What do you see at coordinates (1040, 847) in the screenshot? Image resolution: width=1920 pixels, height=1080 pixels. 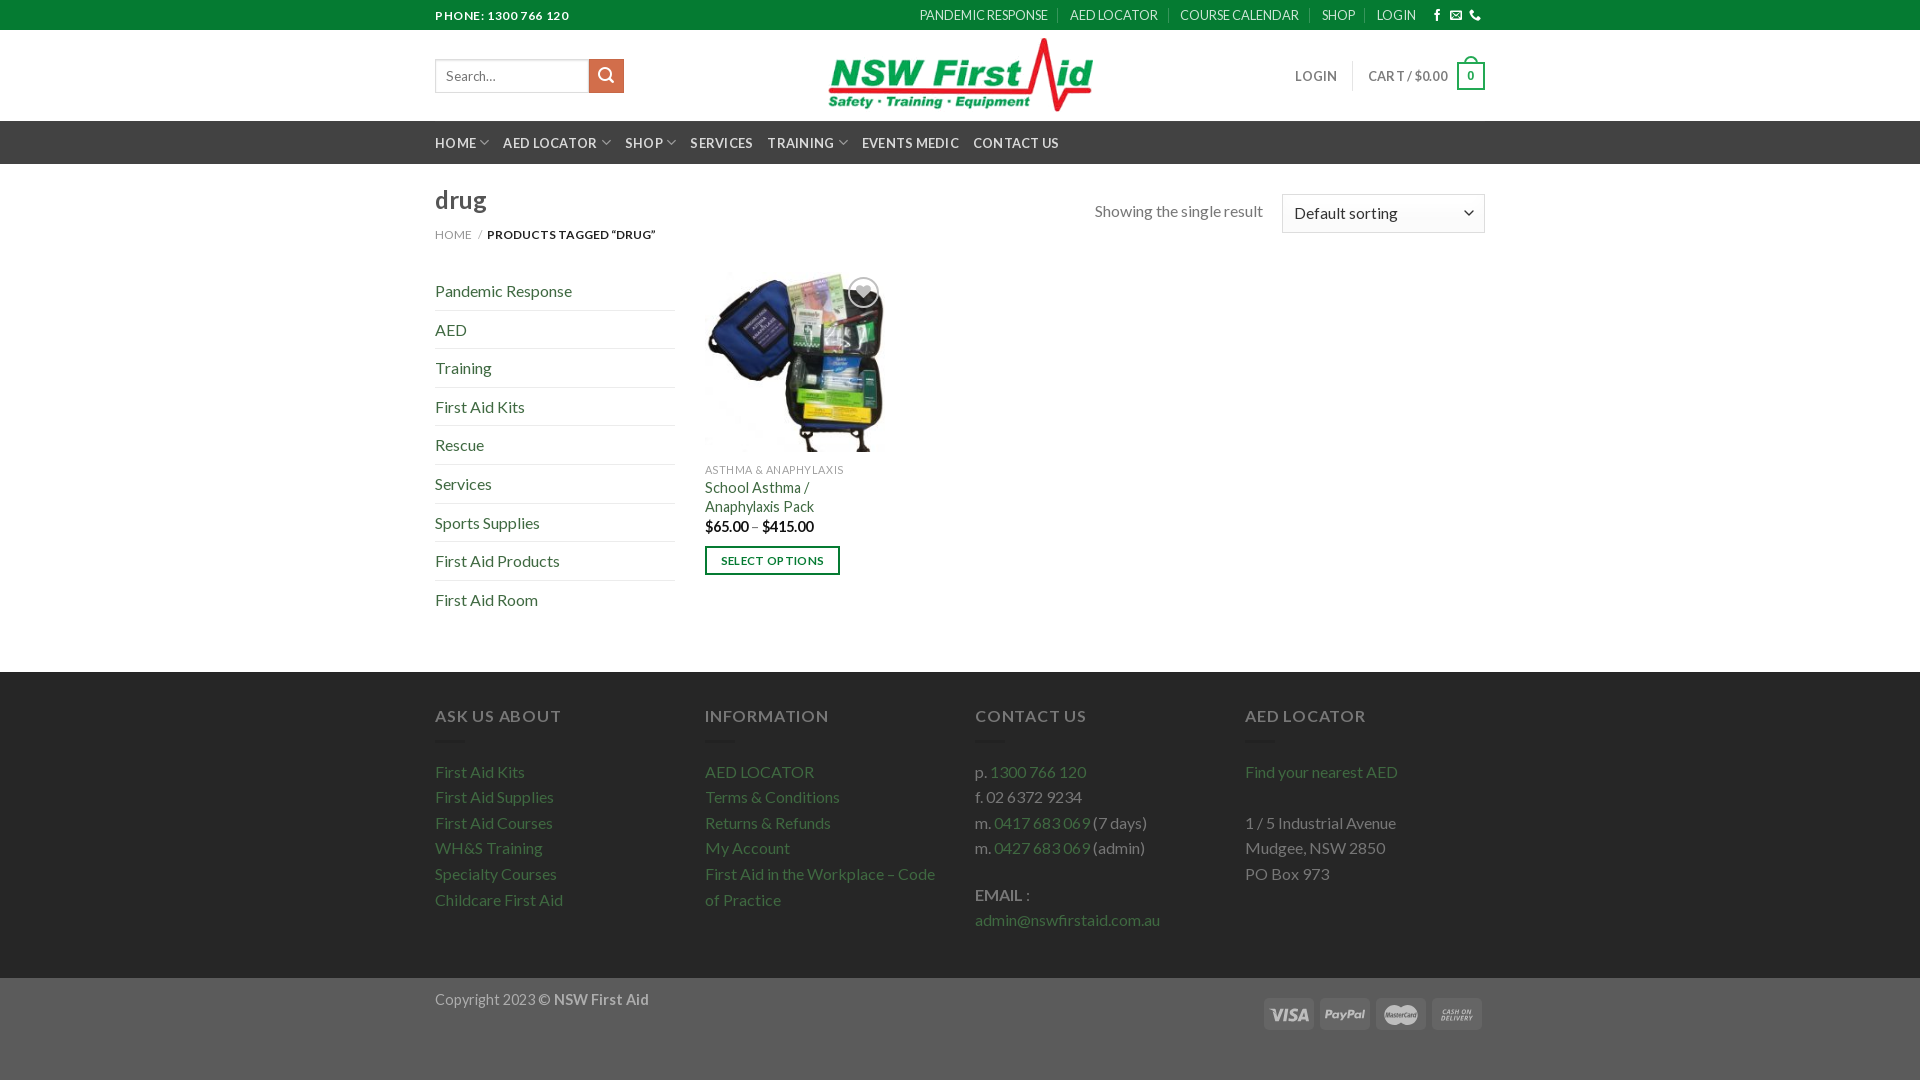 I see `'0427 683 069'` at bounding box center [1040, 847].